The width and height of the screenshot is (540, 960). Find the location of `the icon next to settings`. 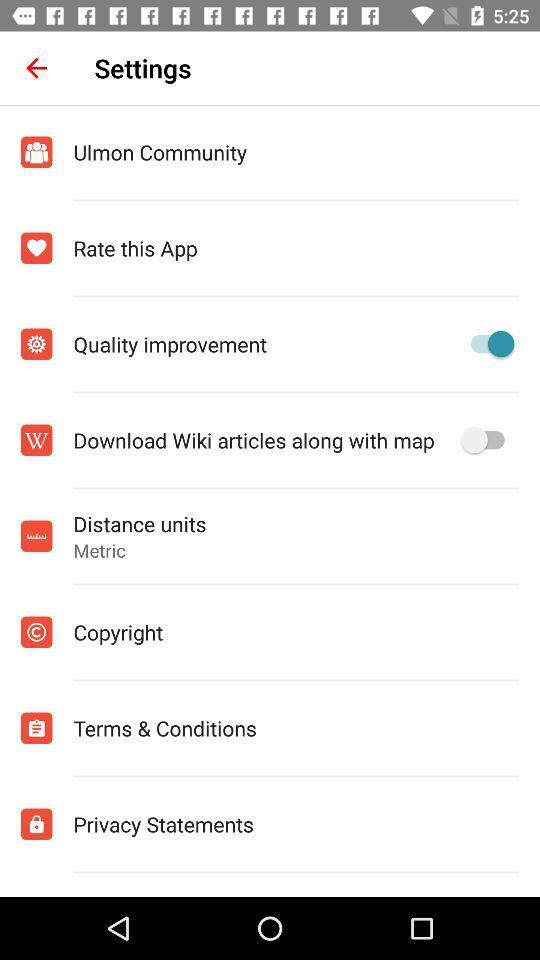

the icon next to settings is located at coordinates (36, 68).